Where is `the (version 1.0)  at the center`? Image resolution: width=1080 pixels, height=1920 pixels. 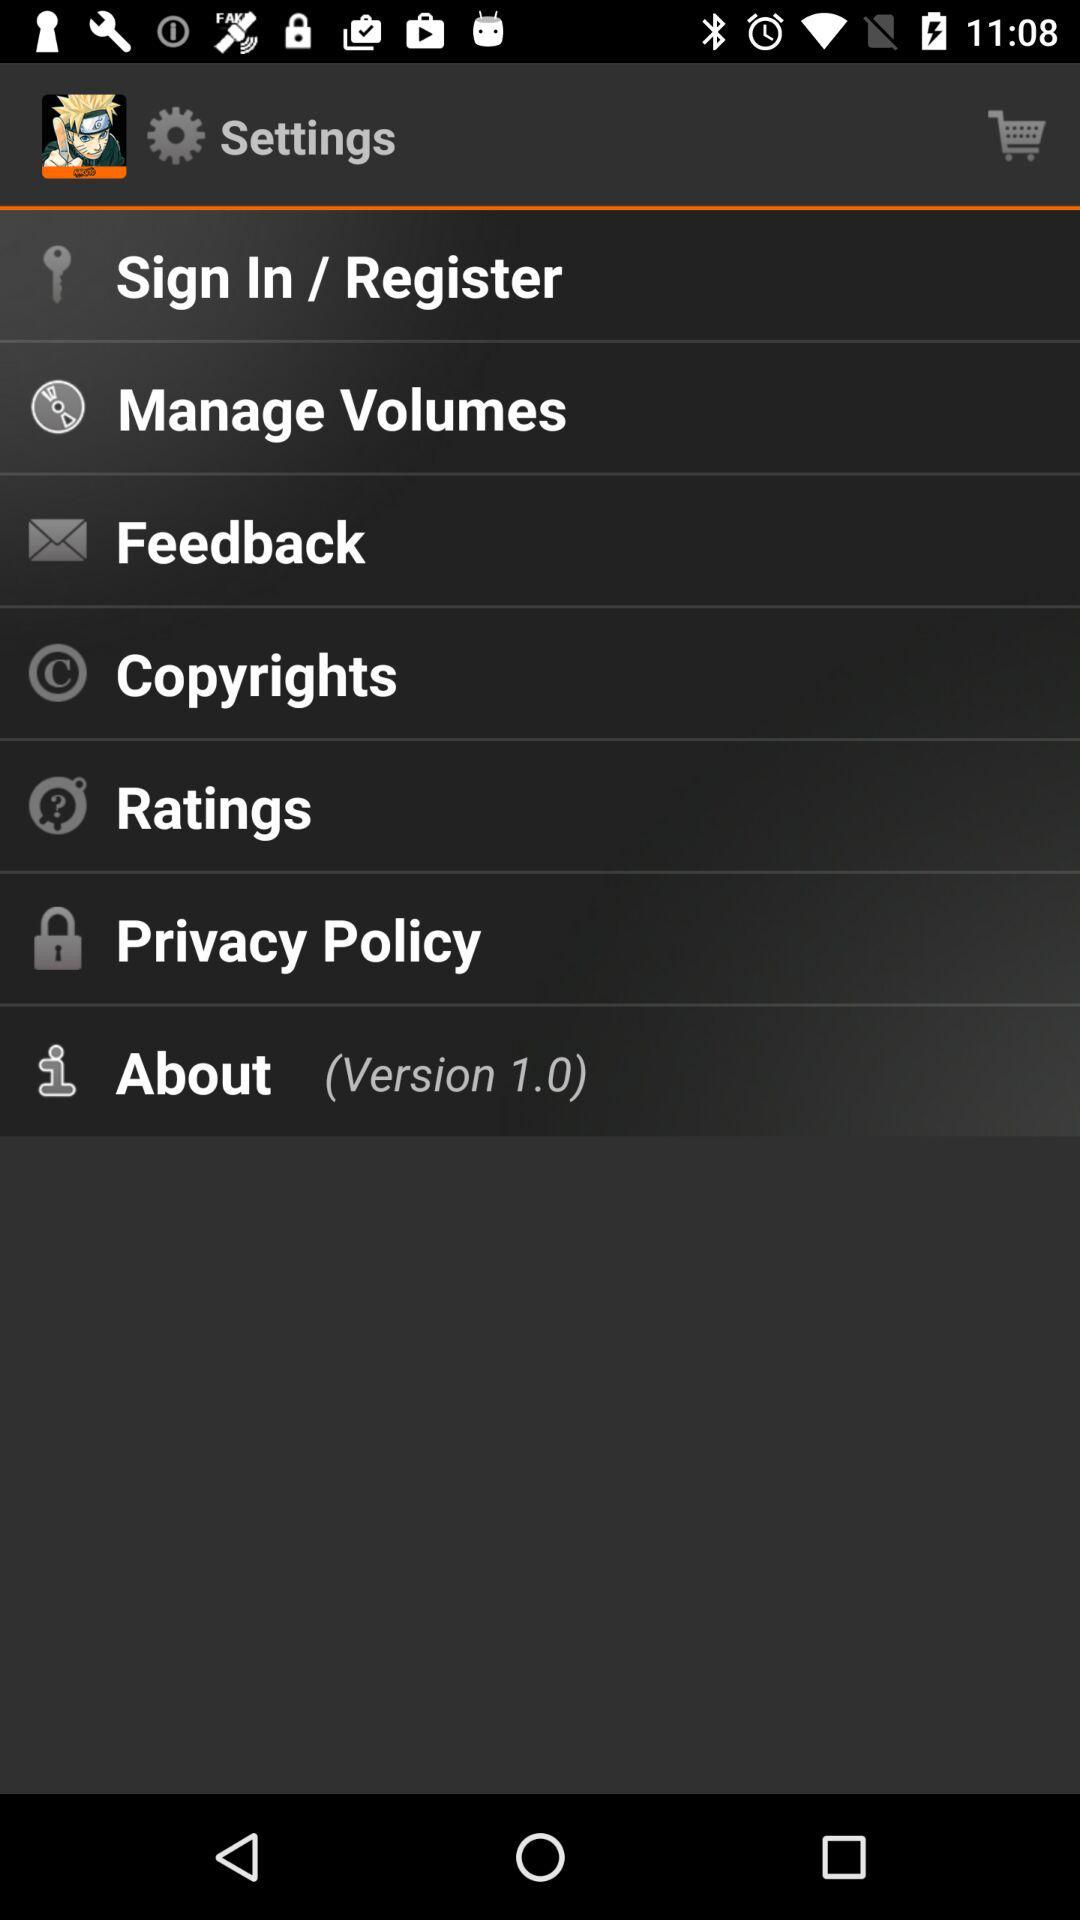 the (version 1.0)  at the center is located at coordinates (434, 1070).